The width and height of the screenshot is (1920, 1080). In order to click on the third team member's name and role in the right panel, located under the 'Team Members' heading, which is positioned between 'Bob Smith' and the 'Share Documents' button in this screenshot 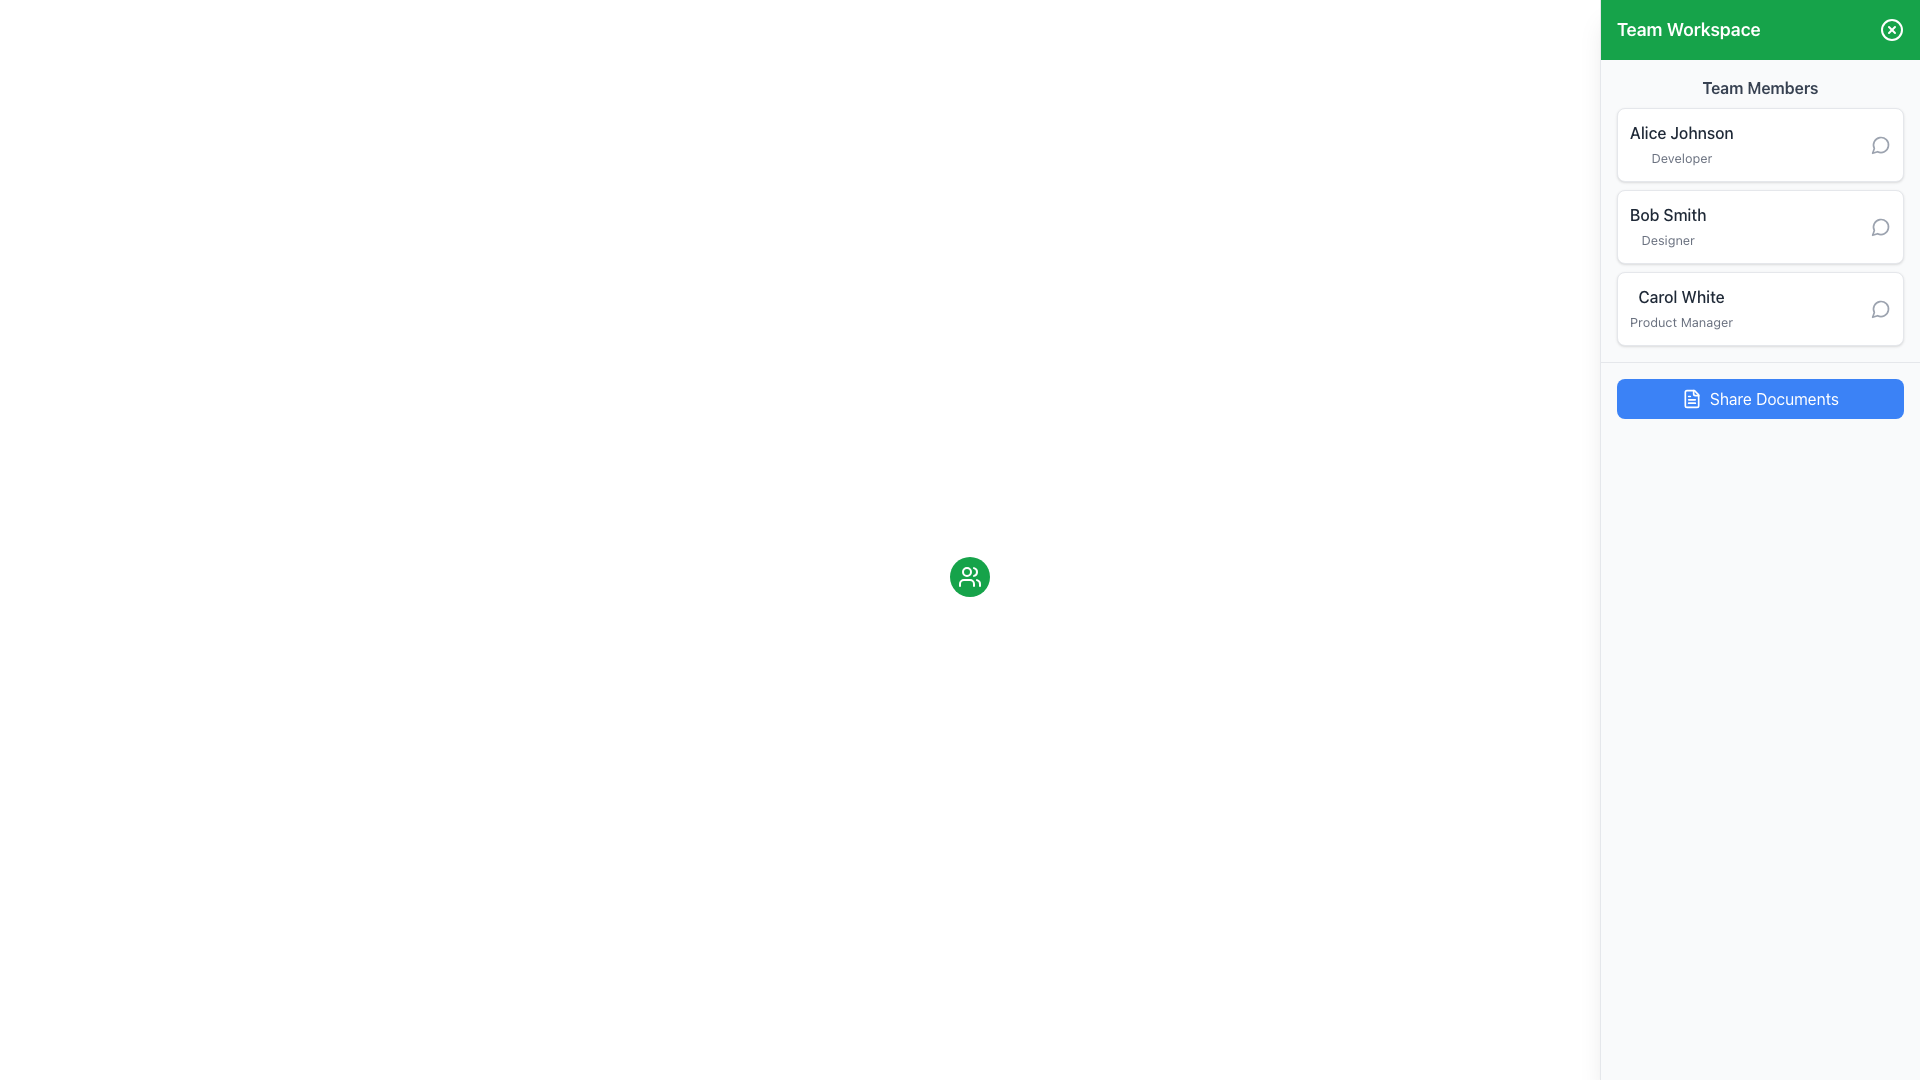, I will do `click(1680, 308)`.